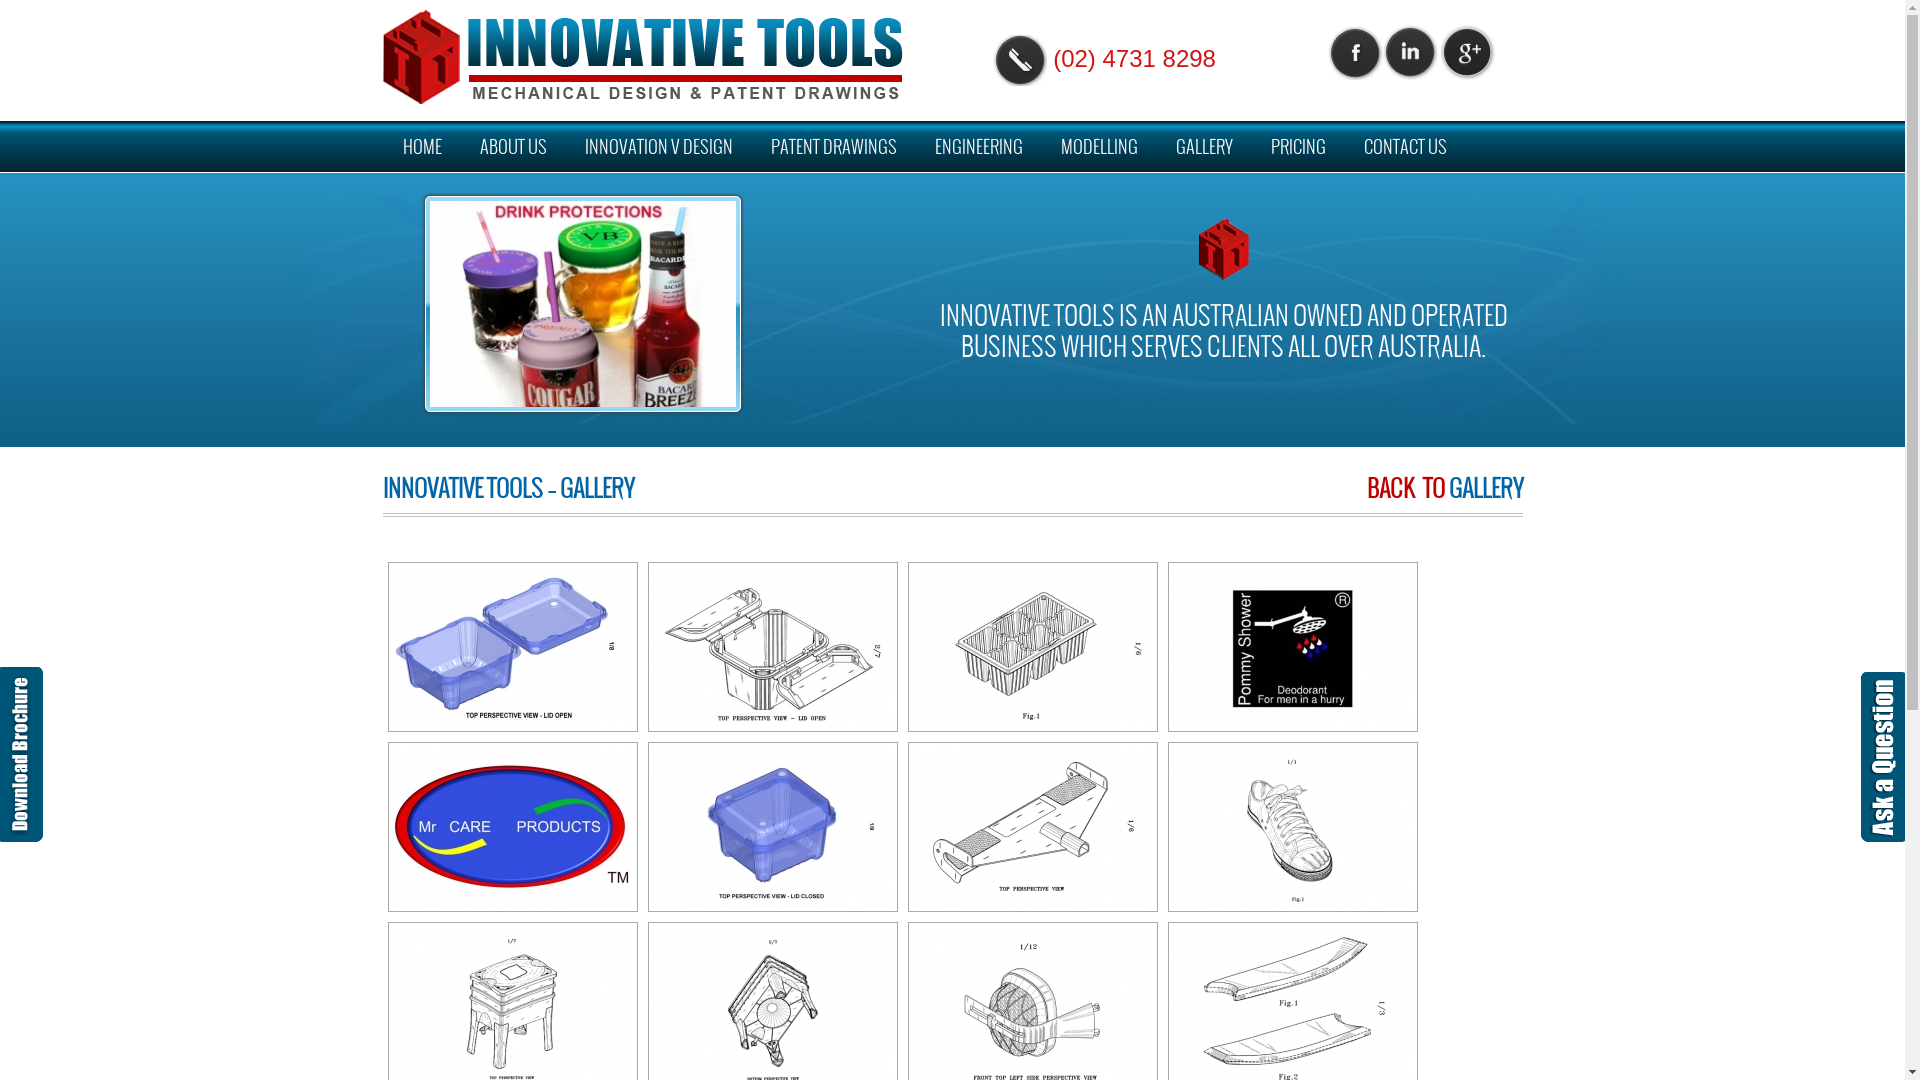 Image resolution: width=1920 pixels, height=1080 pixels. Describe the element at coordinates (1882, 756) in the screenshot. I see `'Ask'` at that location.